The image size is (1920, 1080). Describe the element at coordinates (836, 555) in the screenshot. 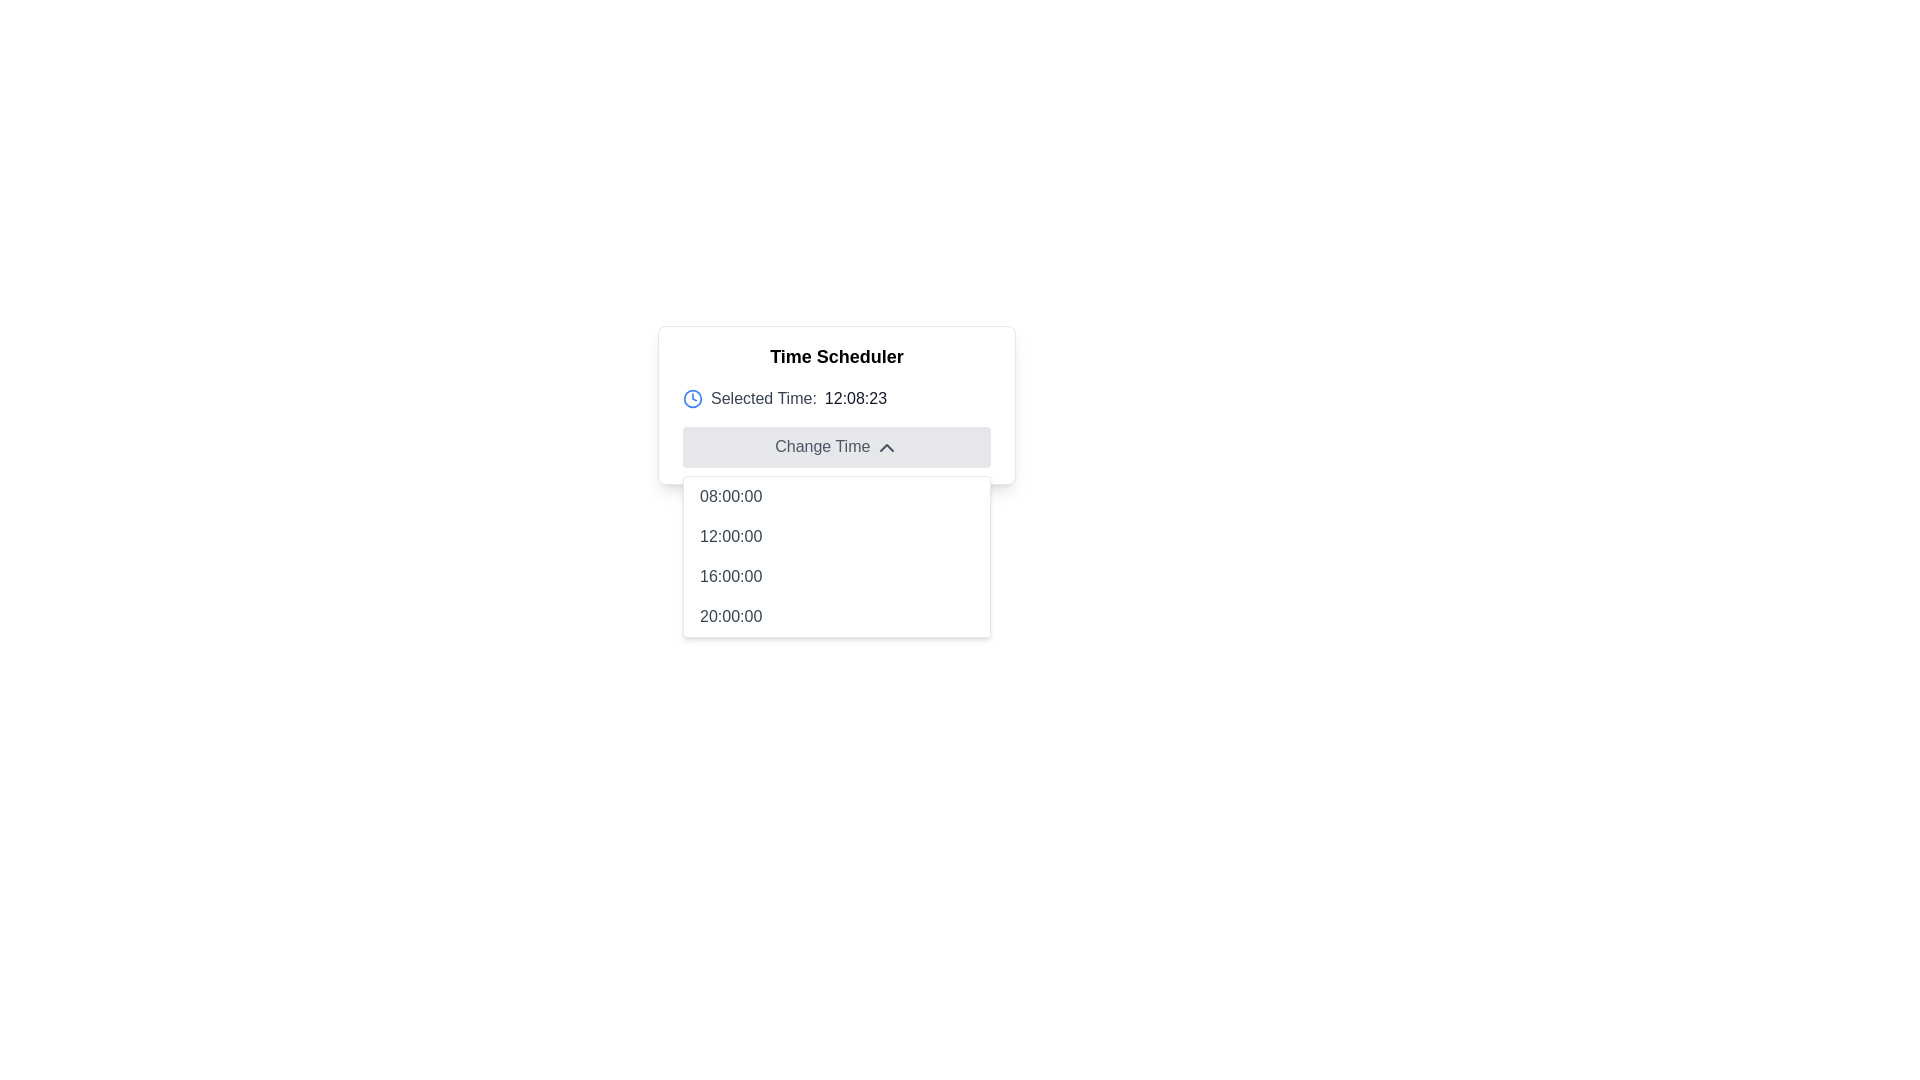

I see `the time option in the dropdown menu styled as a white box with rounded corners located below the 'Change Time' button in the 'Time Scheduler' interface` at that location.